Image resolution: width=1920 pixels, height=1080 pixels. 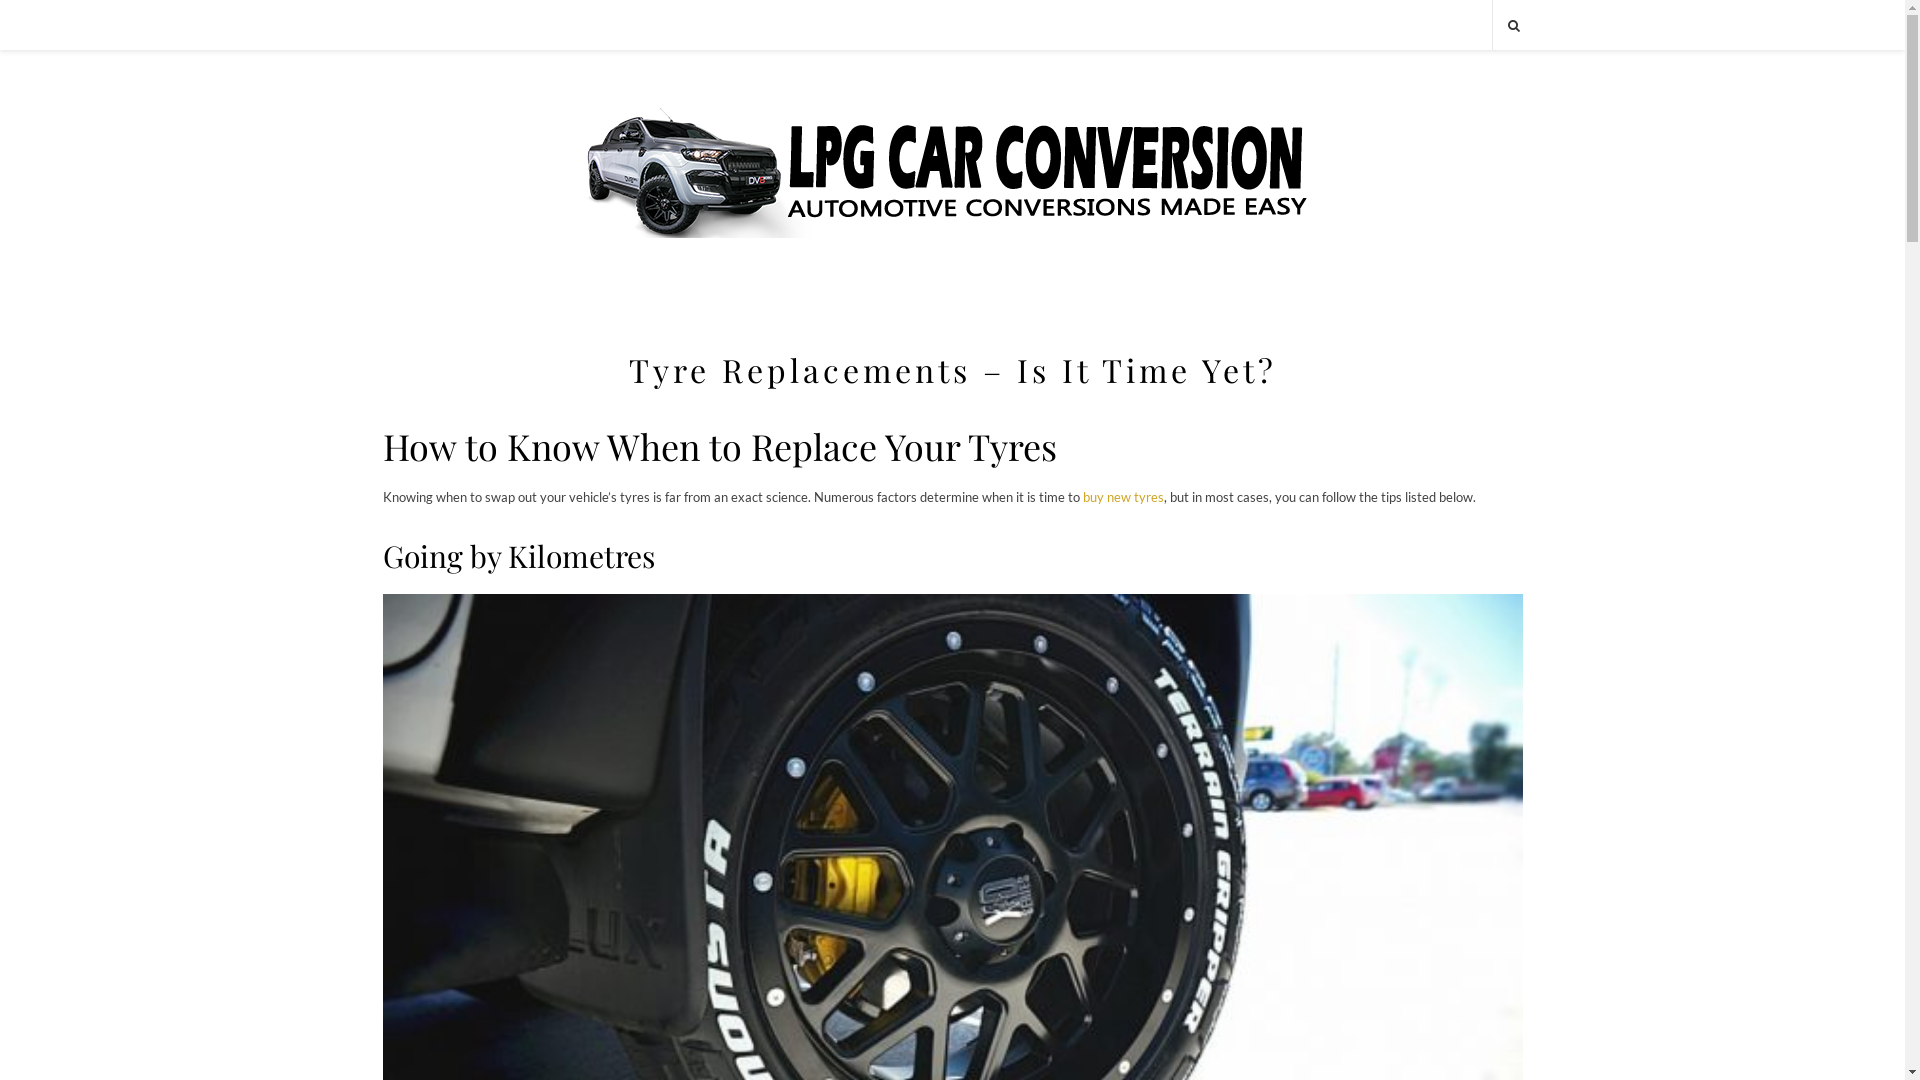 What do you see at coordinates (1122, 496) in the screenshot?
I see `'buy new tyres'` at bounding box center [1122, 496].